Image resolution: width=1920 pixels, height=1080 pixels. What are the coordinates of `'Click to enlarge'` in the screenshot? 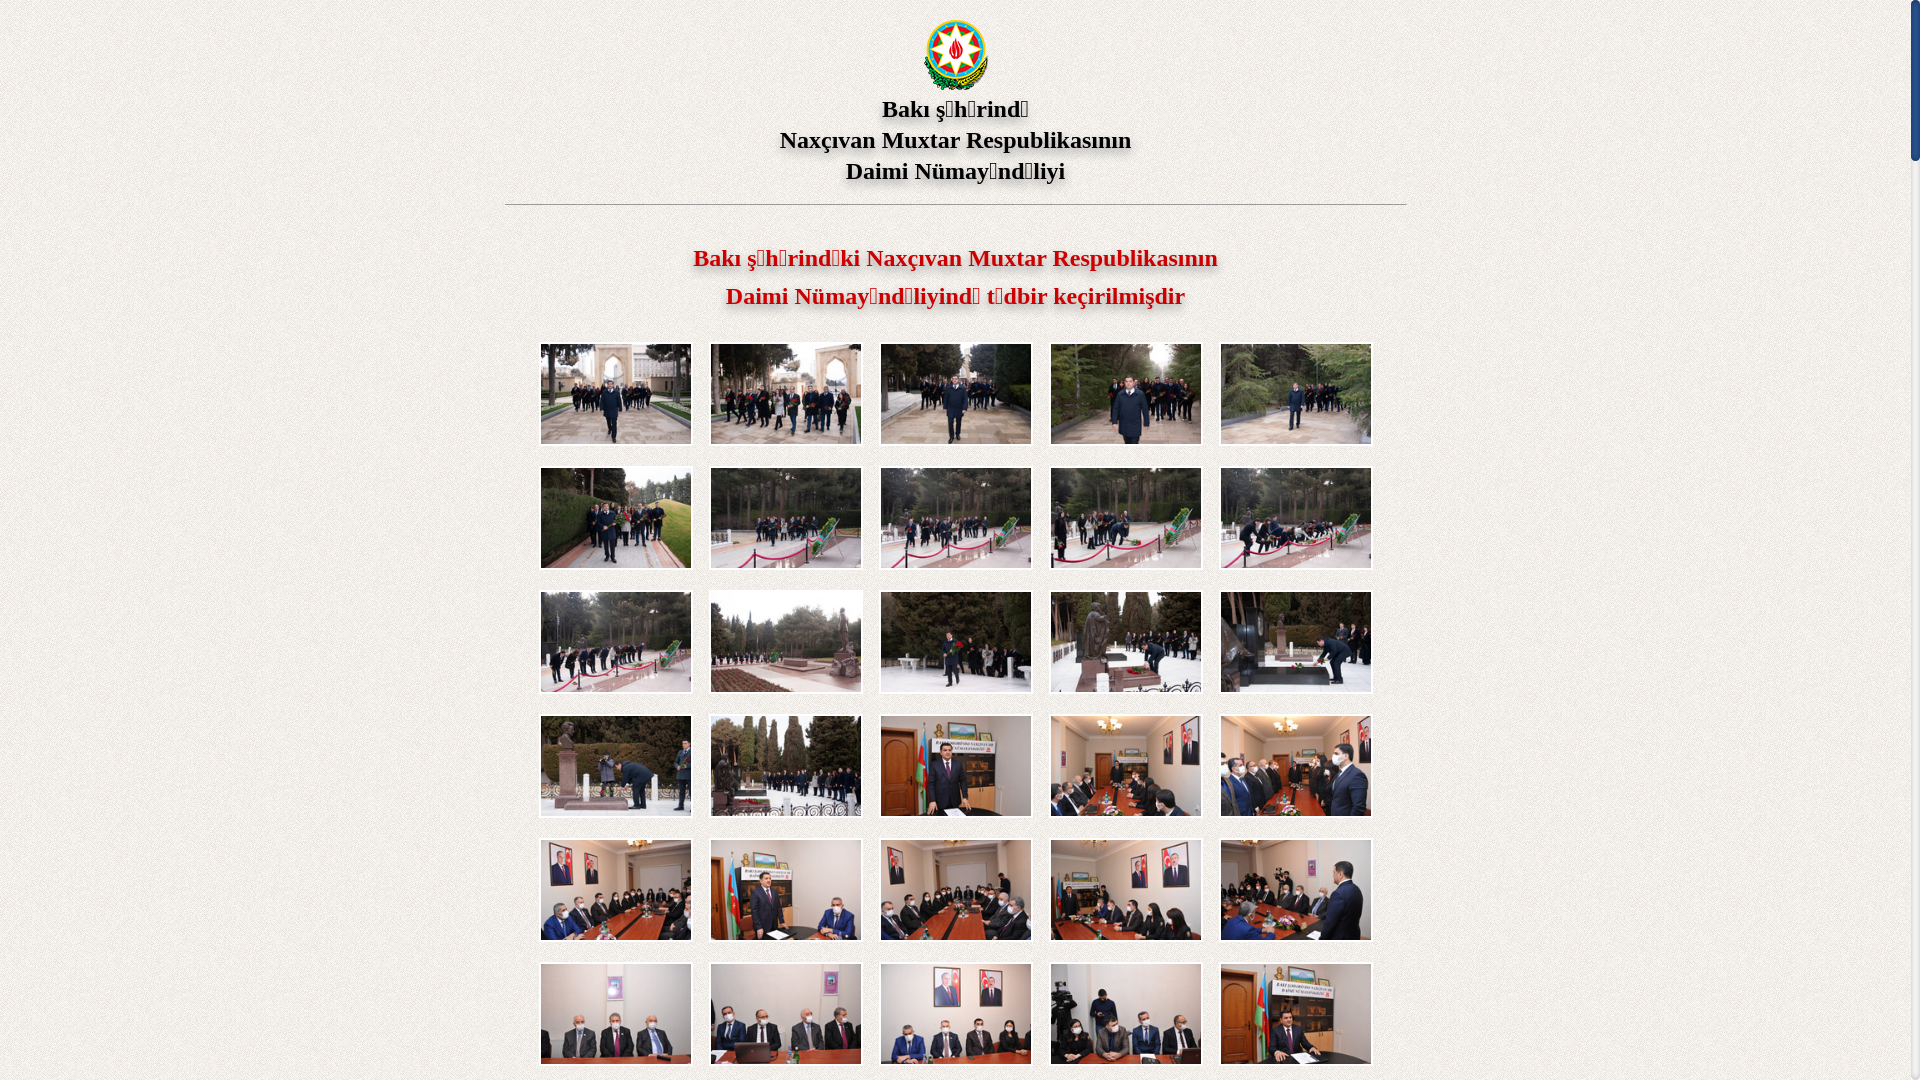 It's located at (1295, 641).